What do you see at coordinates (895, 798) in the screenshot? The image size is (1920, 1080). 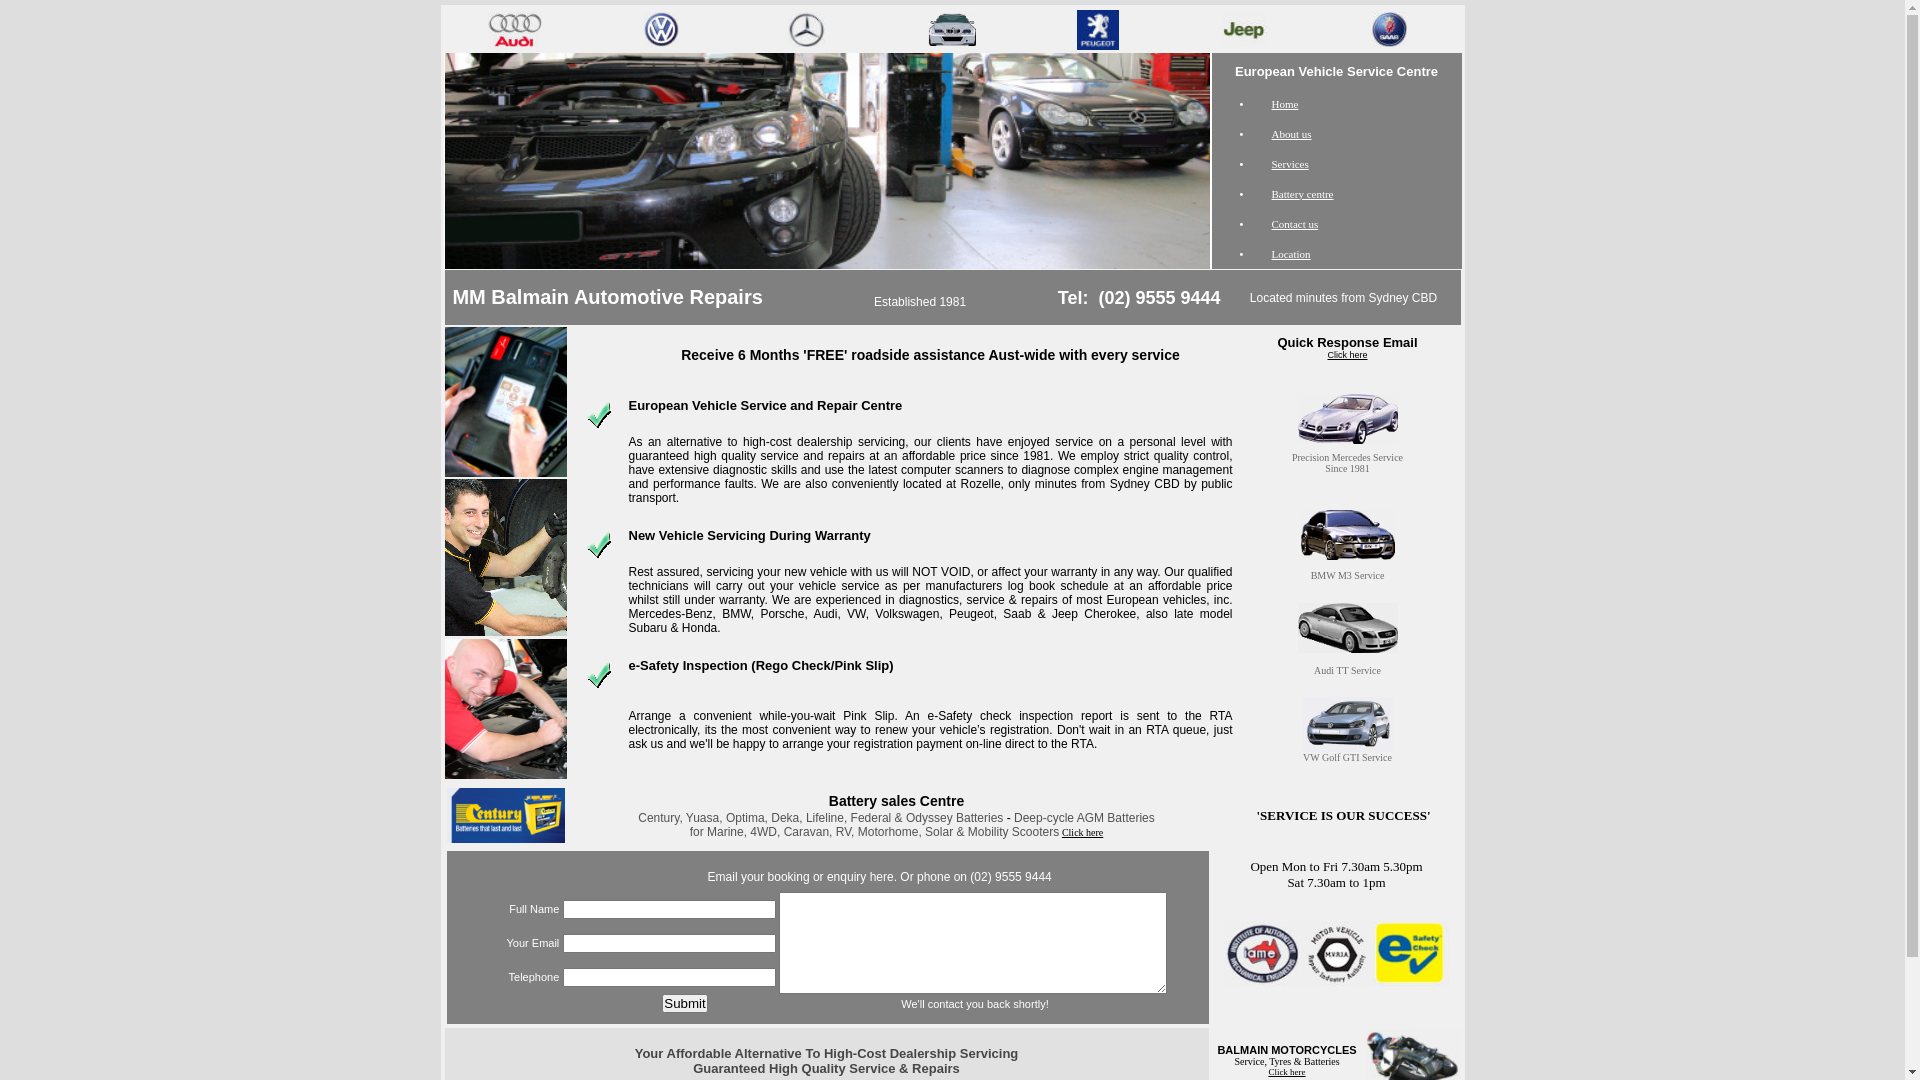 I see `'Battery sales Centre'` at bounding box center [895, 798].